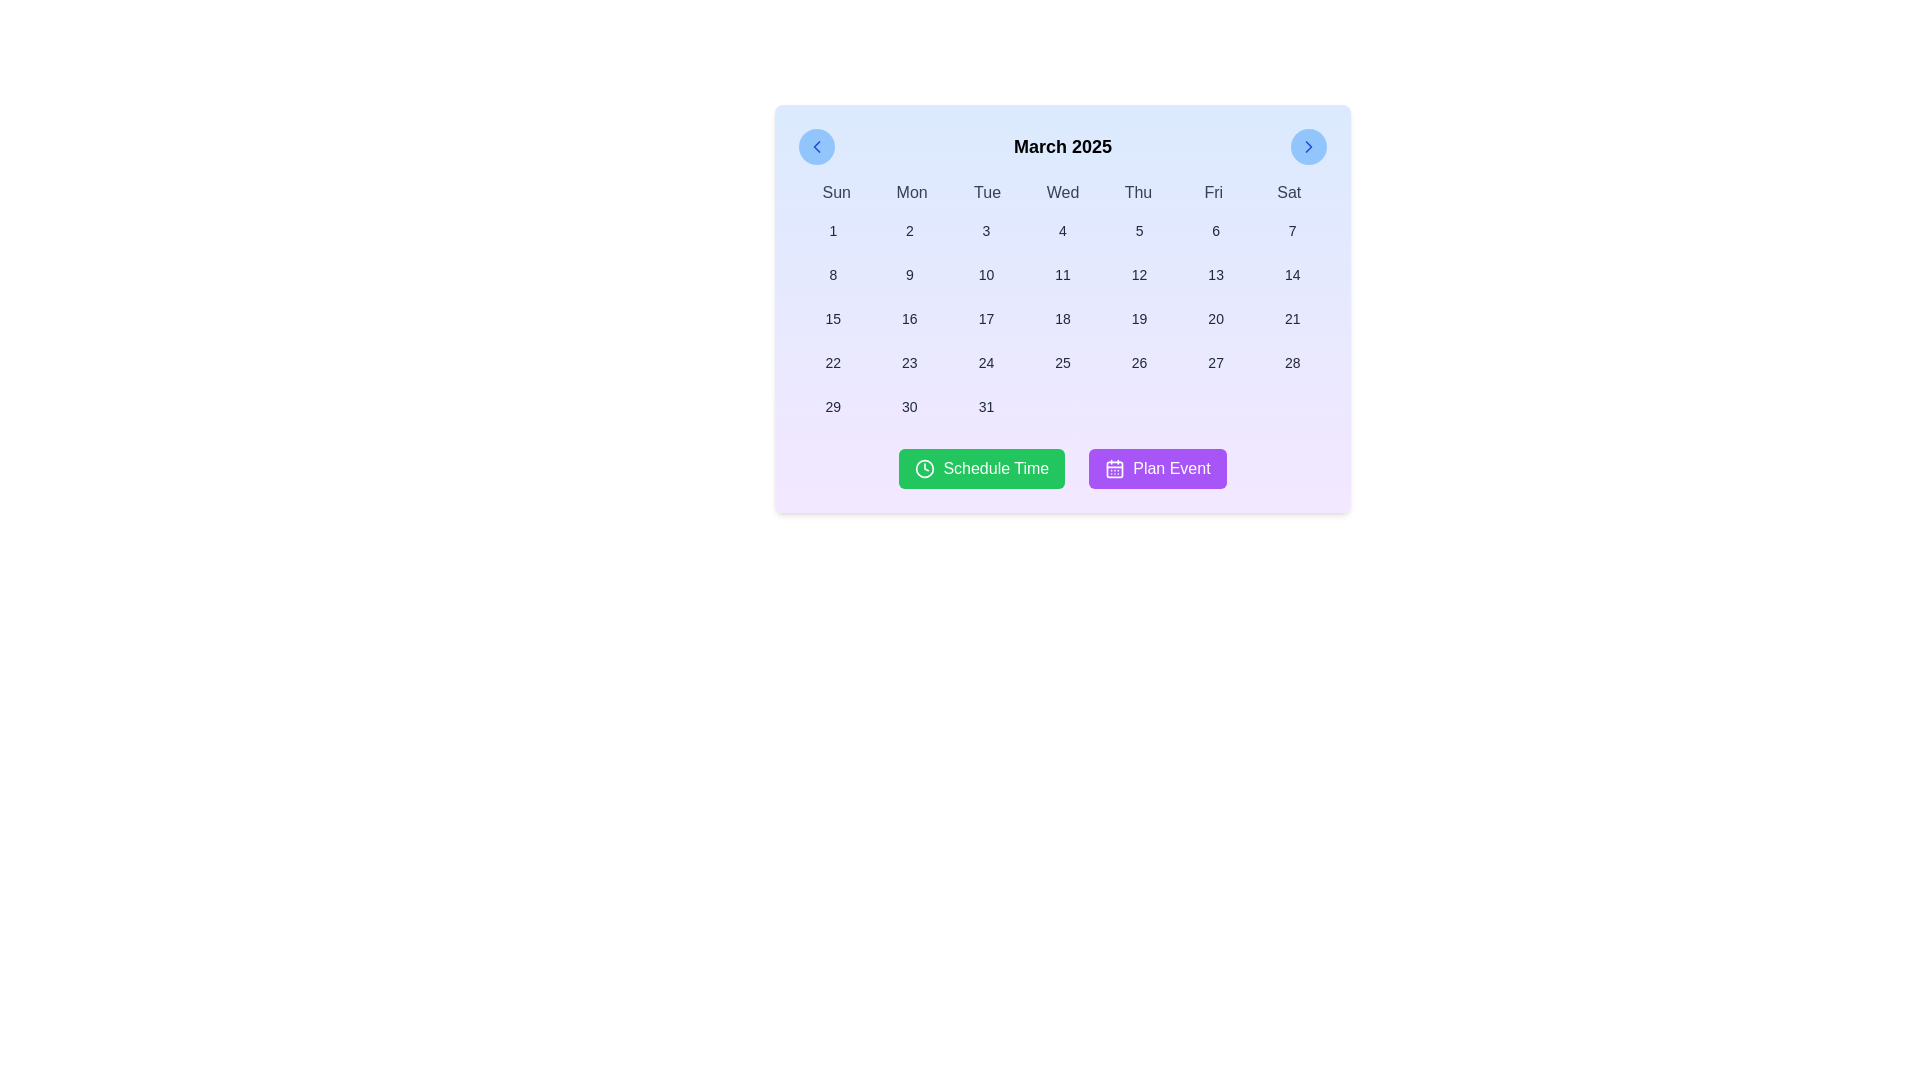 The image size is (1920, 1080). What do you see at coordinates (1292, 318) in the screenshot?
I see `the button labeled '21' in the sixth row and seventh column of the calendar grid` at bounding box center [1292, 318].